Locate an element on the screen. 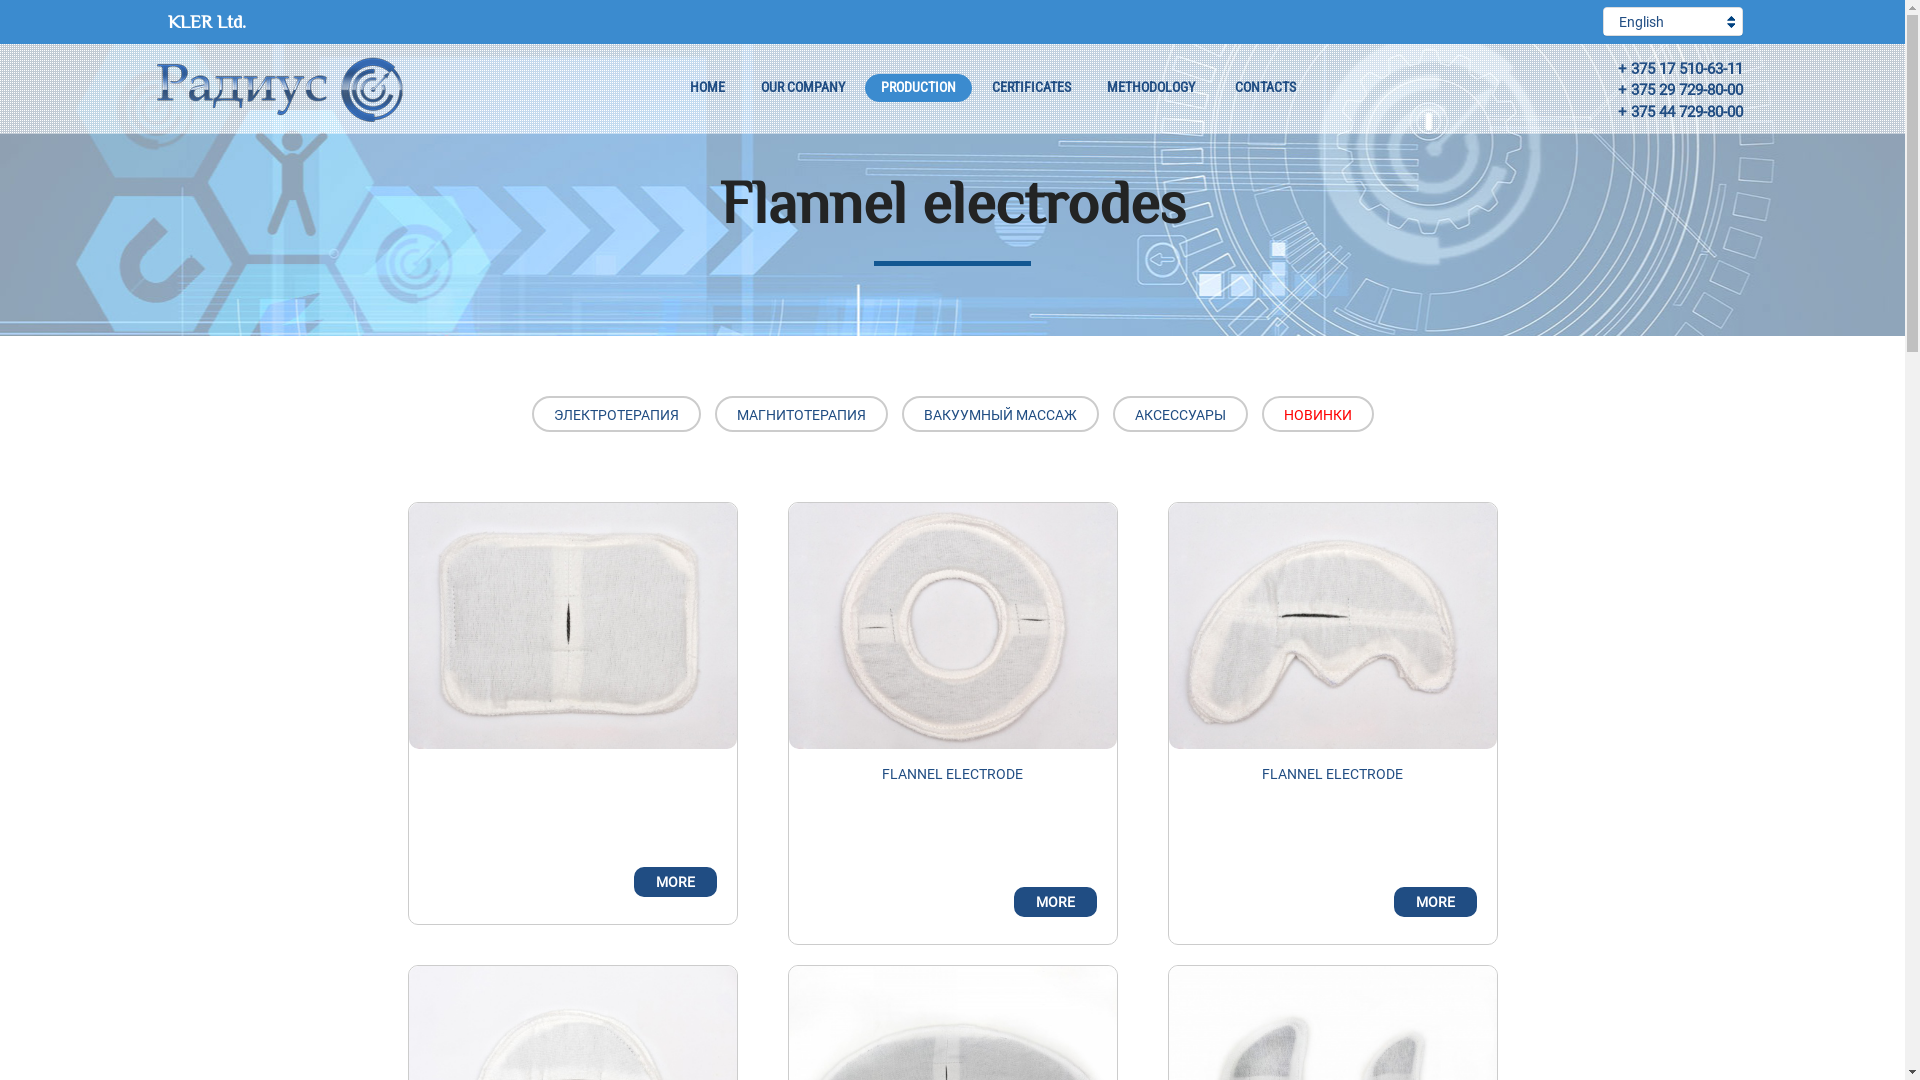 The image size is (1920, 1080). 'CONTACTS' is located at coordinates (1217, 87).